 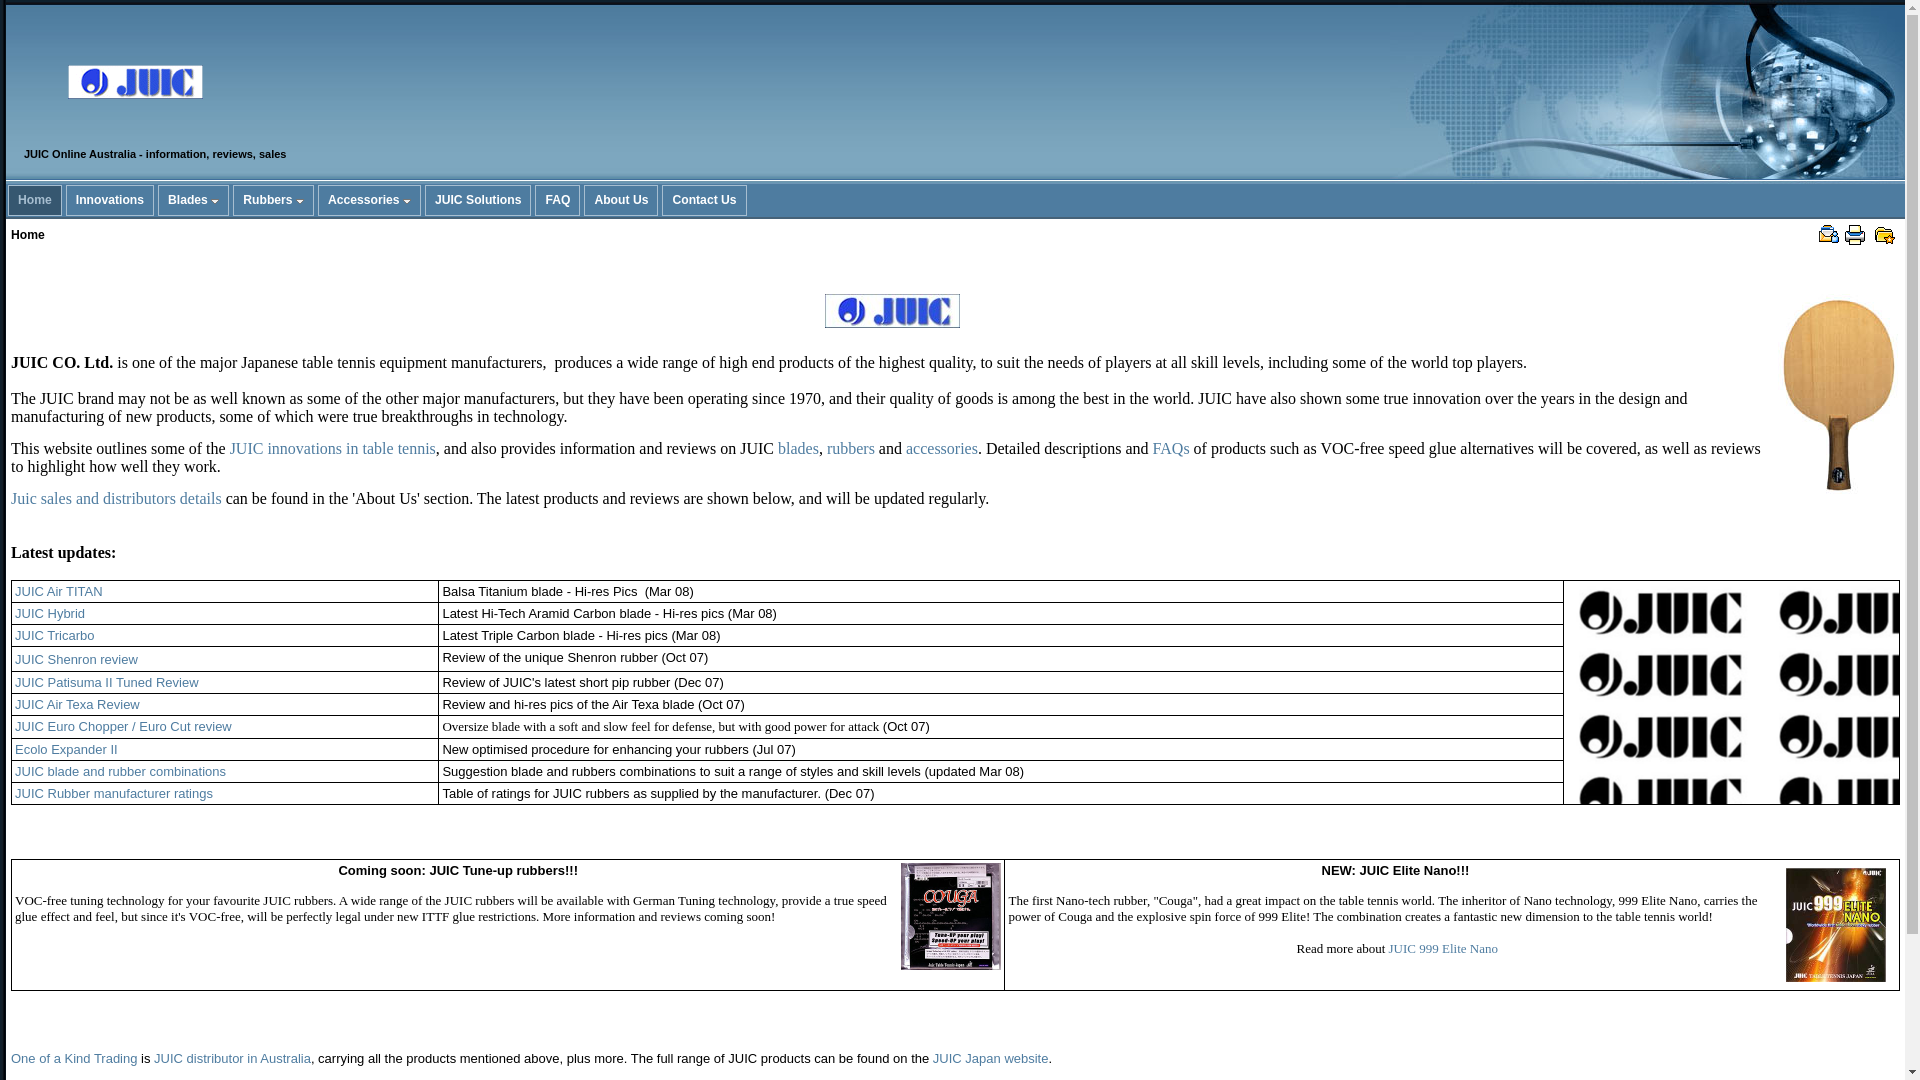 What do you see at coordinates (66, 749) in the screenshot?
I see `'Ecolo Expander II'` at bounding box center [66, 749].